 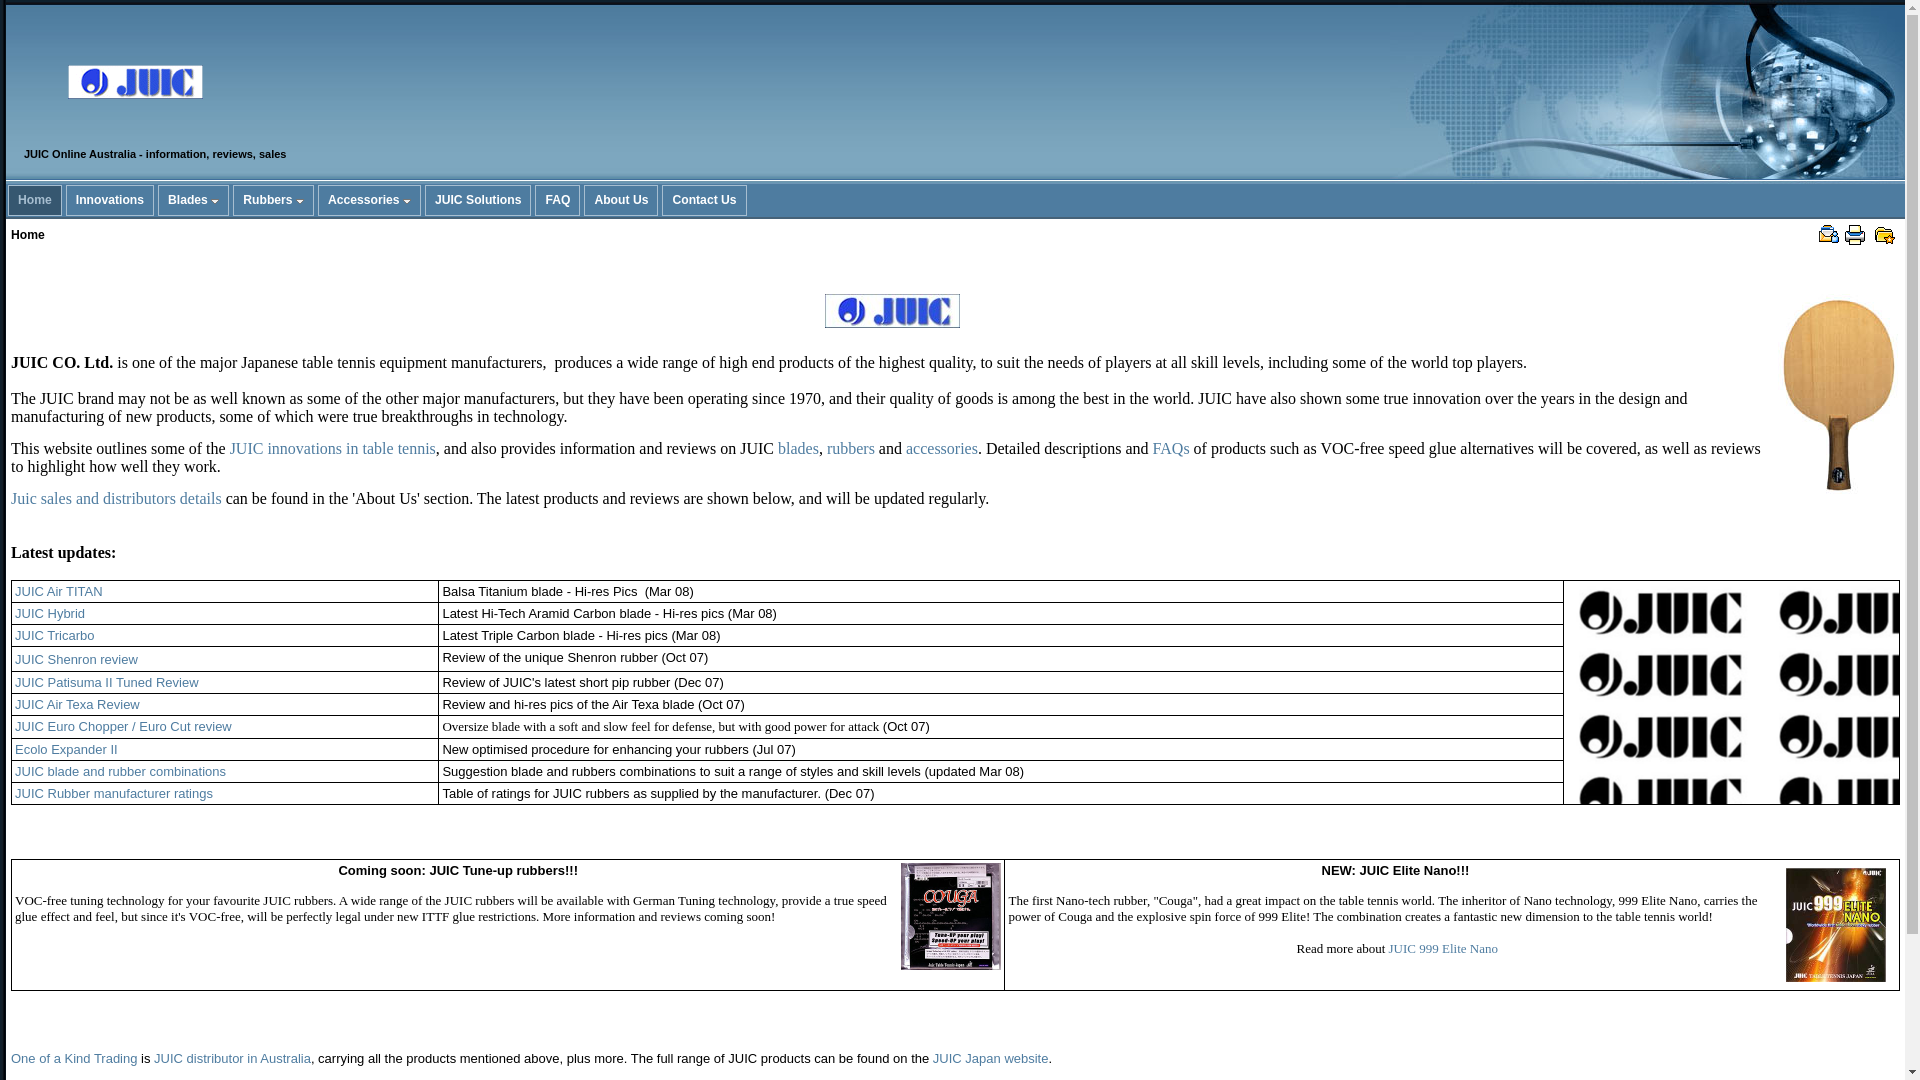 What do you see at coordinates (66, 749) in the screenshot?
I see `'Ecolo Expander II'` at bounding box center [66, 749].